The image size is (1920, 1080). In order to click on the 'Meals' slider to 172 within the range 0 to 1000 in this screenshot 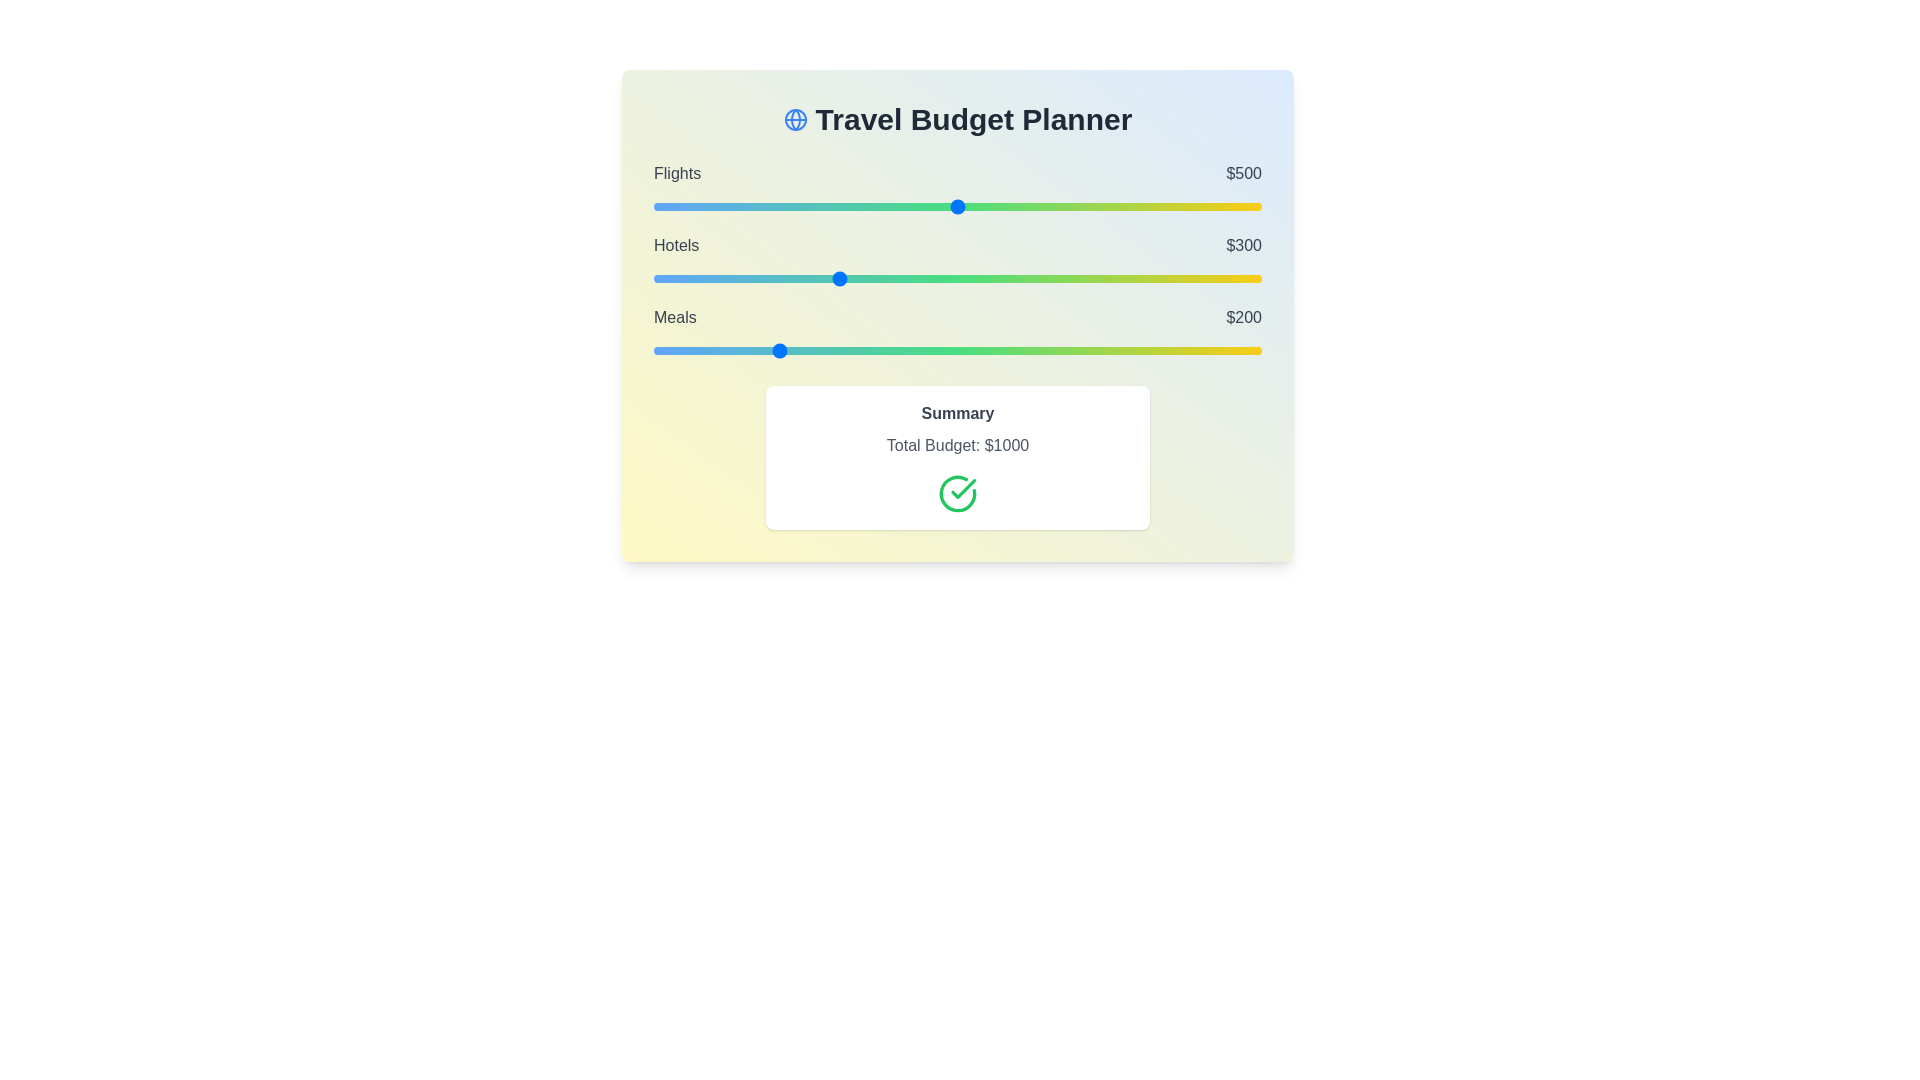, I will do `click(757, 350)`.